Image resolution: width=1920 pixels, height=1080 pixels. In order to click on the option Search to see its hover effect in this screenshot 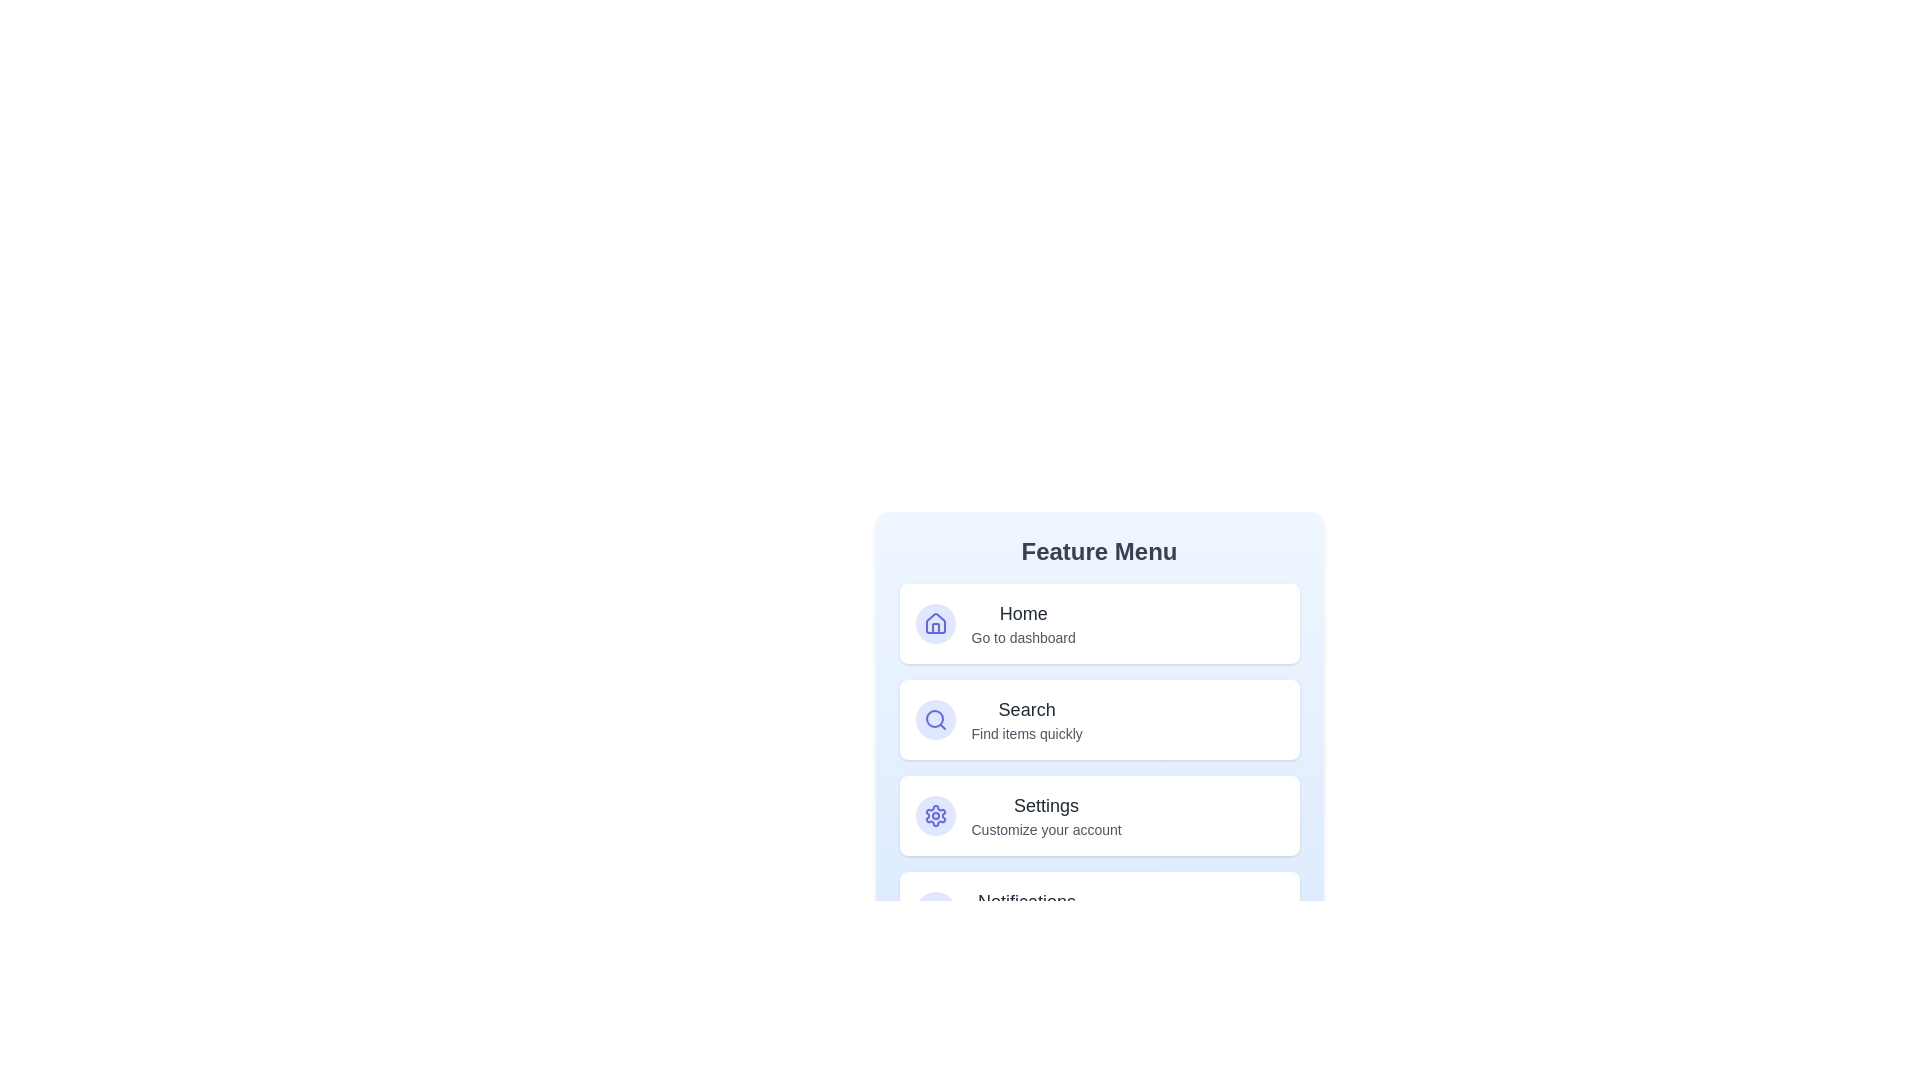, I will do `click(1098, 720)`.